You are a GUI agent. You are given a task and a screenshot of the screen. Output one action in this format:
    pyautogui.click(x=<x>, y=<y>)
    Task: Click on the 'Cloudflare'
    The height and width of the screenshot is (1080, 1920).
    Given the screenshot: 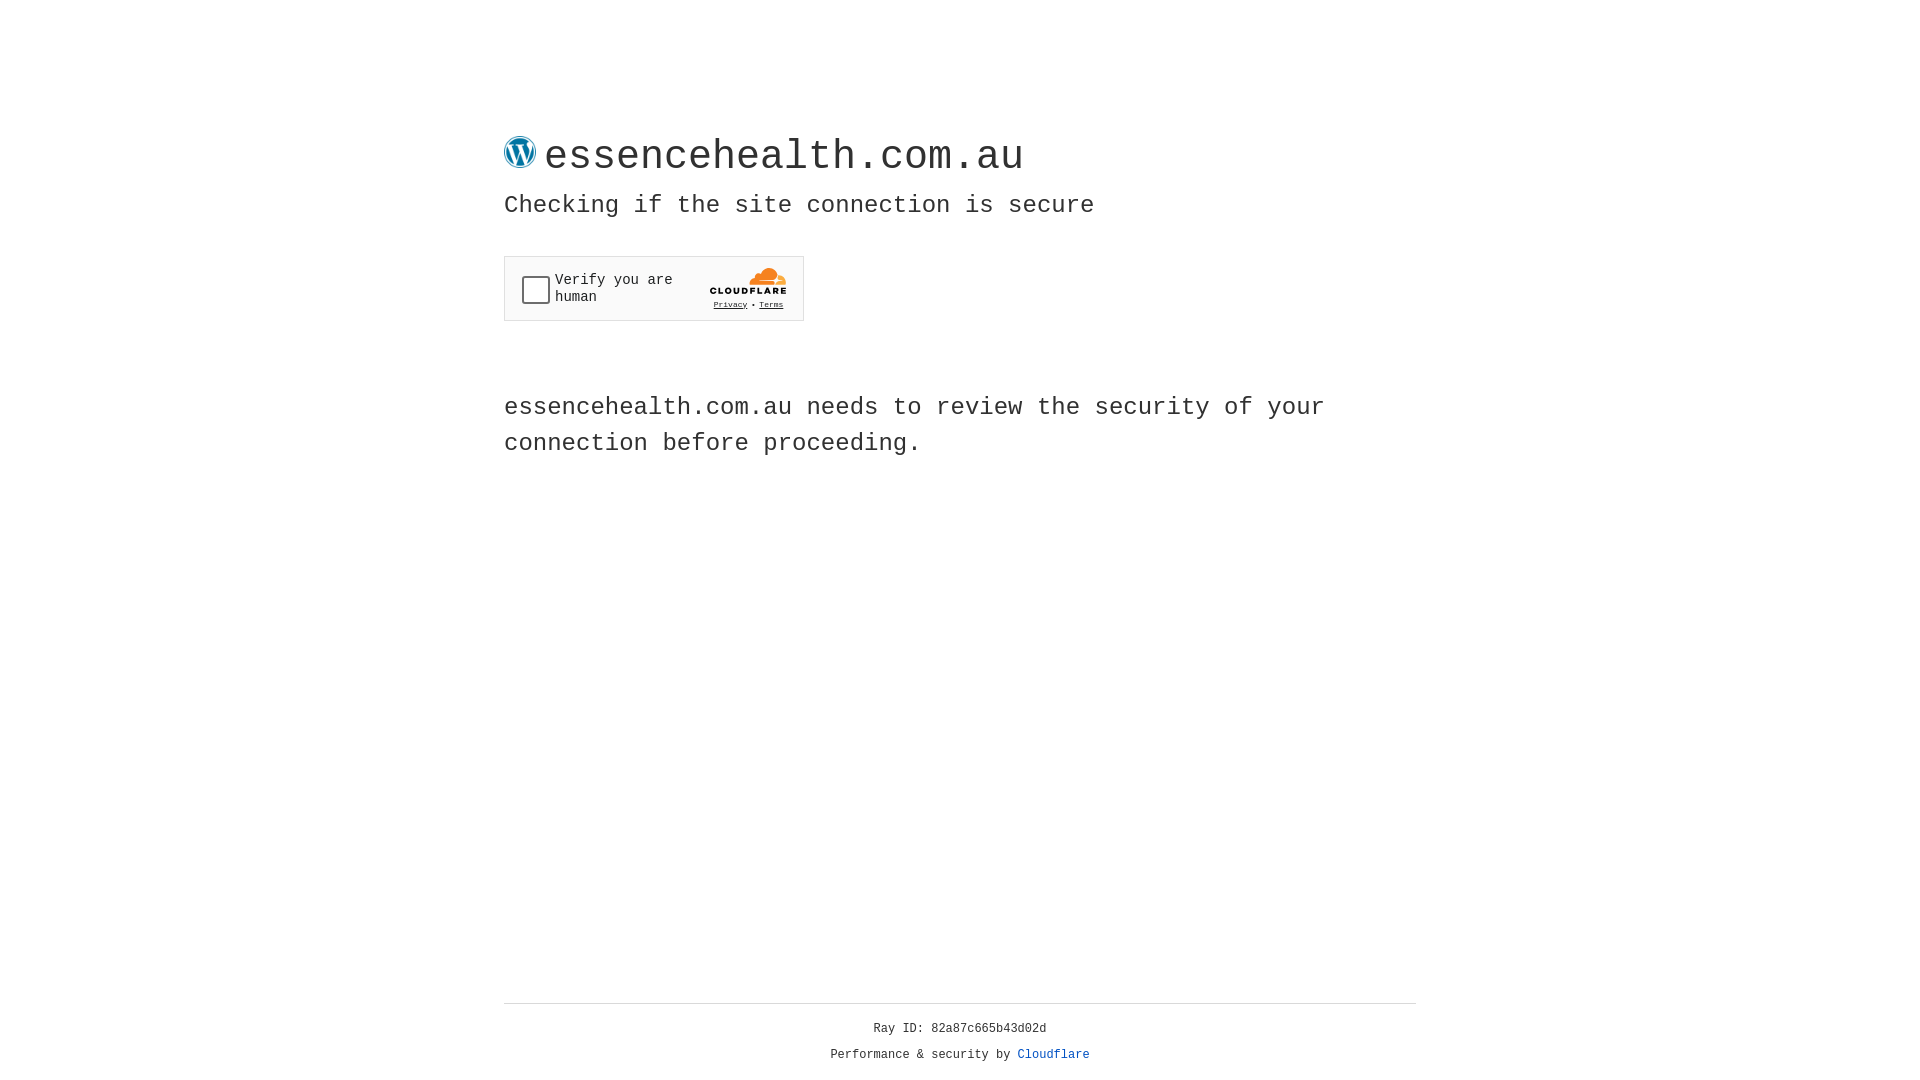 What is the action you would take?
    pyautogui.click(x=1053, y=1054)
    